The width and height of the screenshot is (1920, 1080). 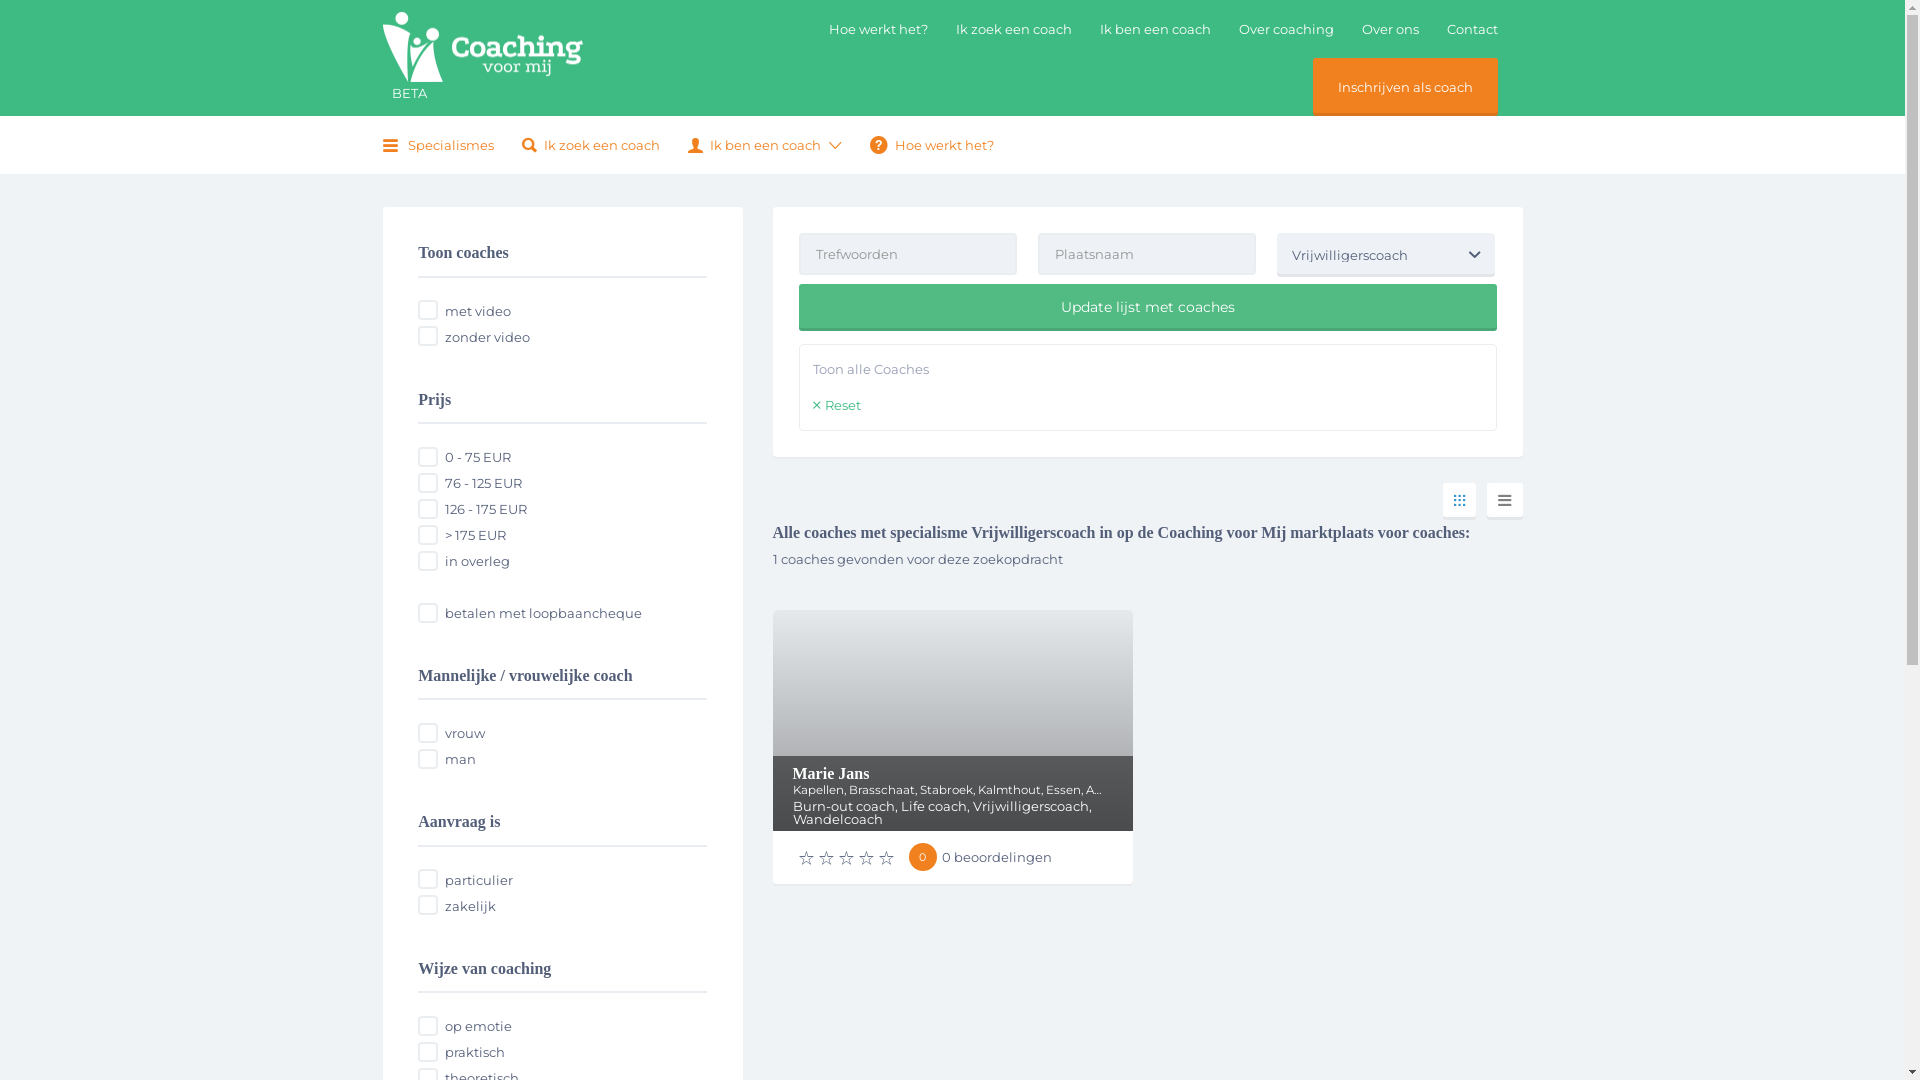 What do you see at coordinates (1404, 86) in the screenshot?
I see `'Inschrijven als coach'` at bounding box center [1404, 86].